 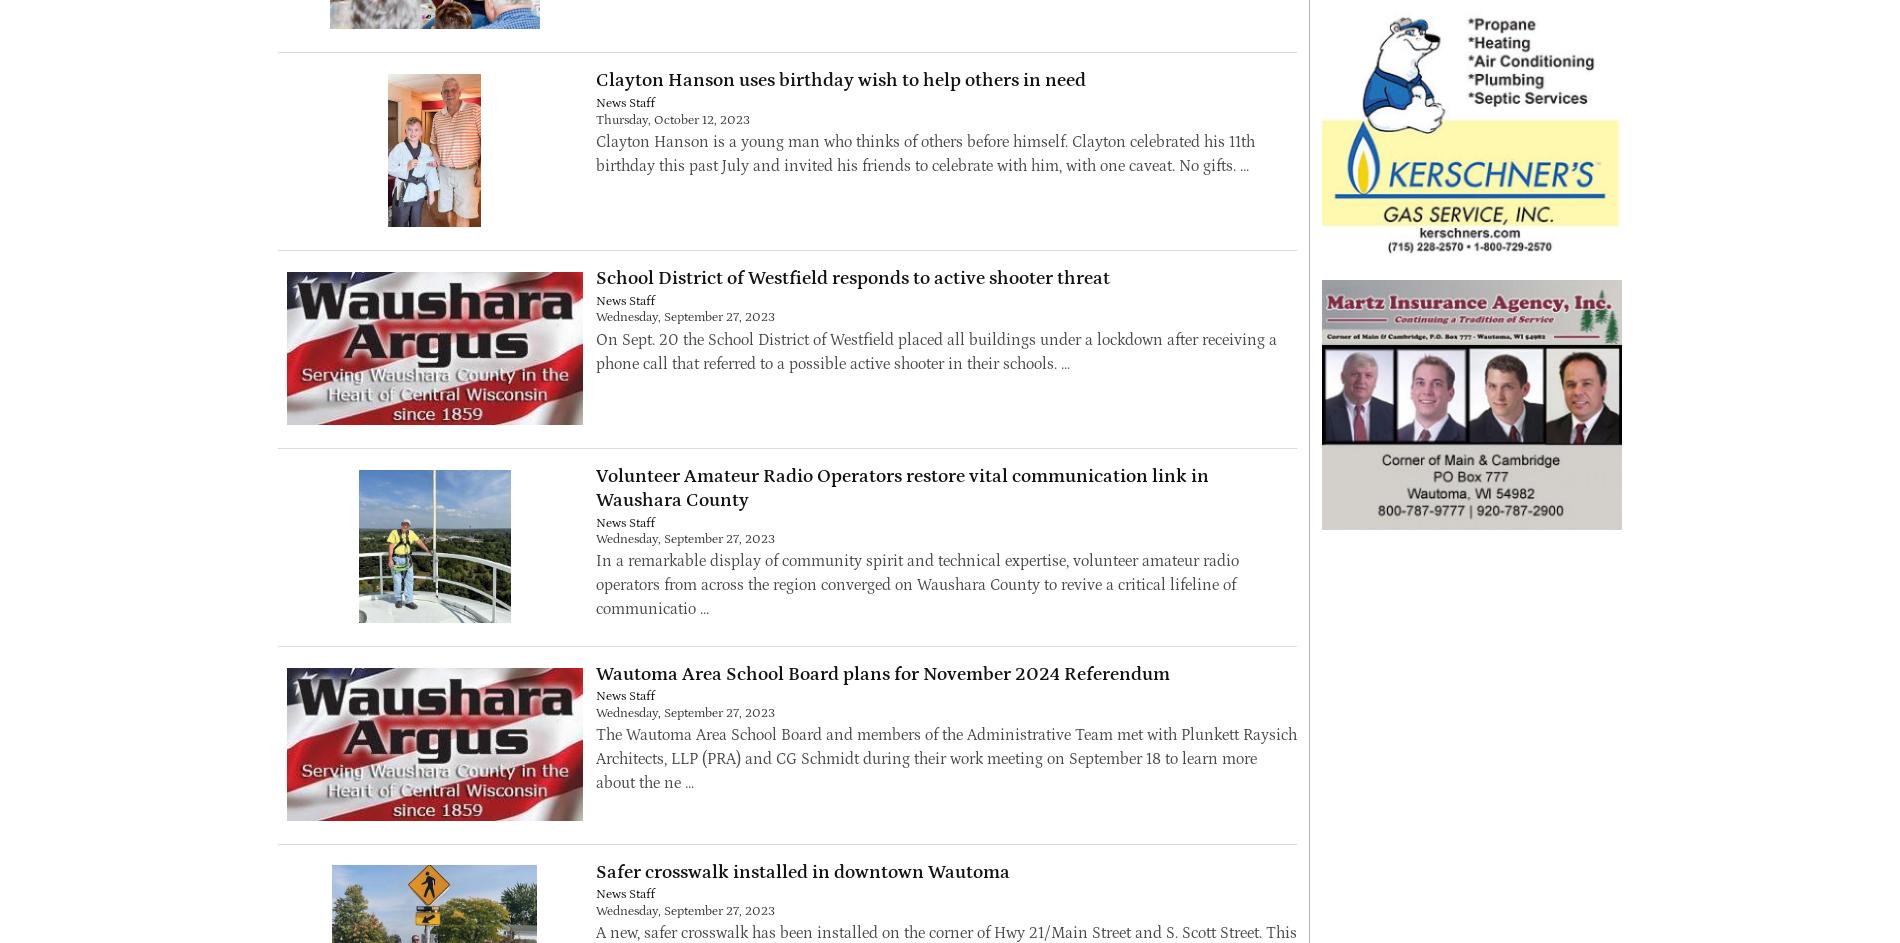 I want to click on 'Volunteer Amateur Radio Operators restore vital communication link in Waushara County', so click(x=900, y=486).